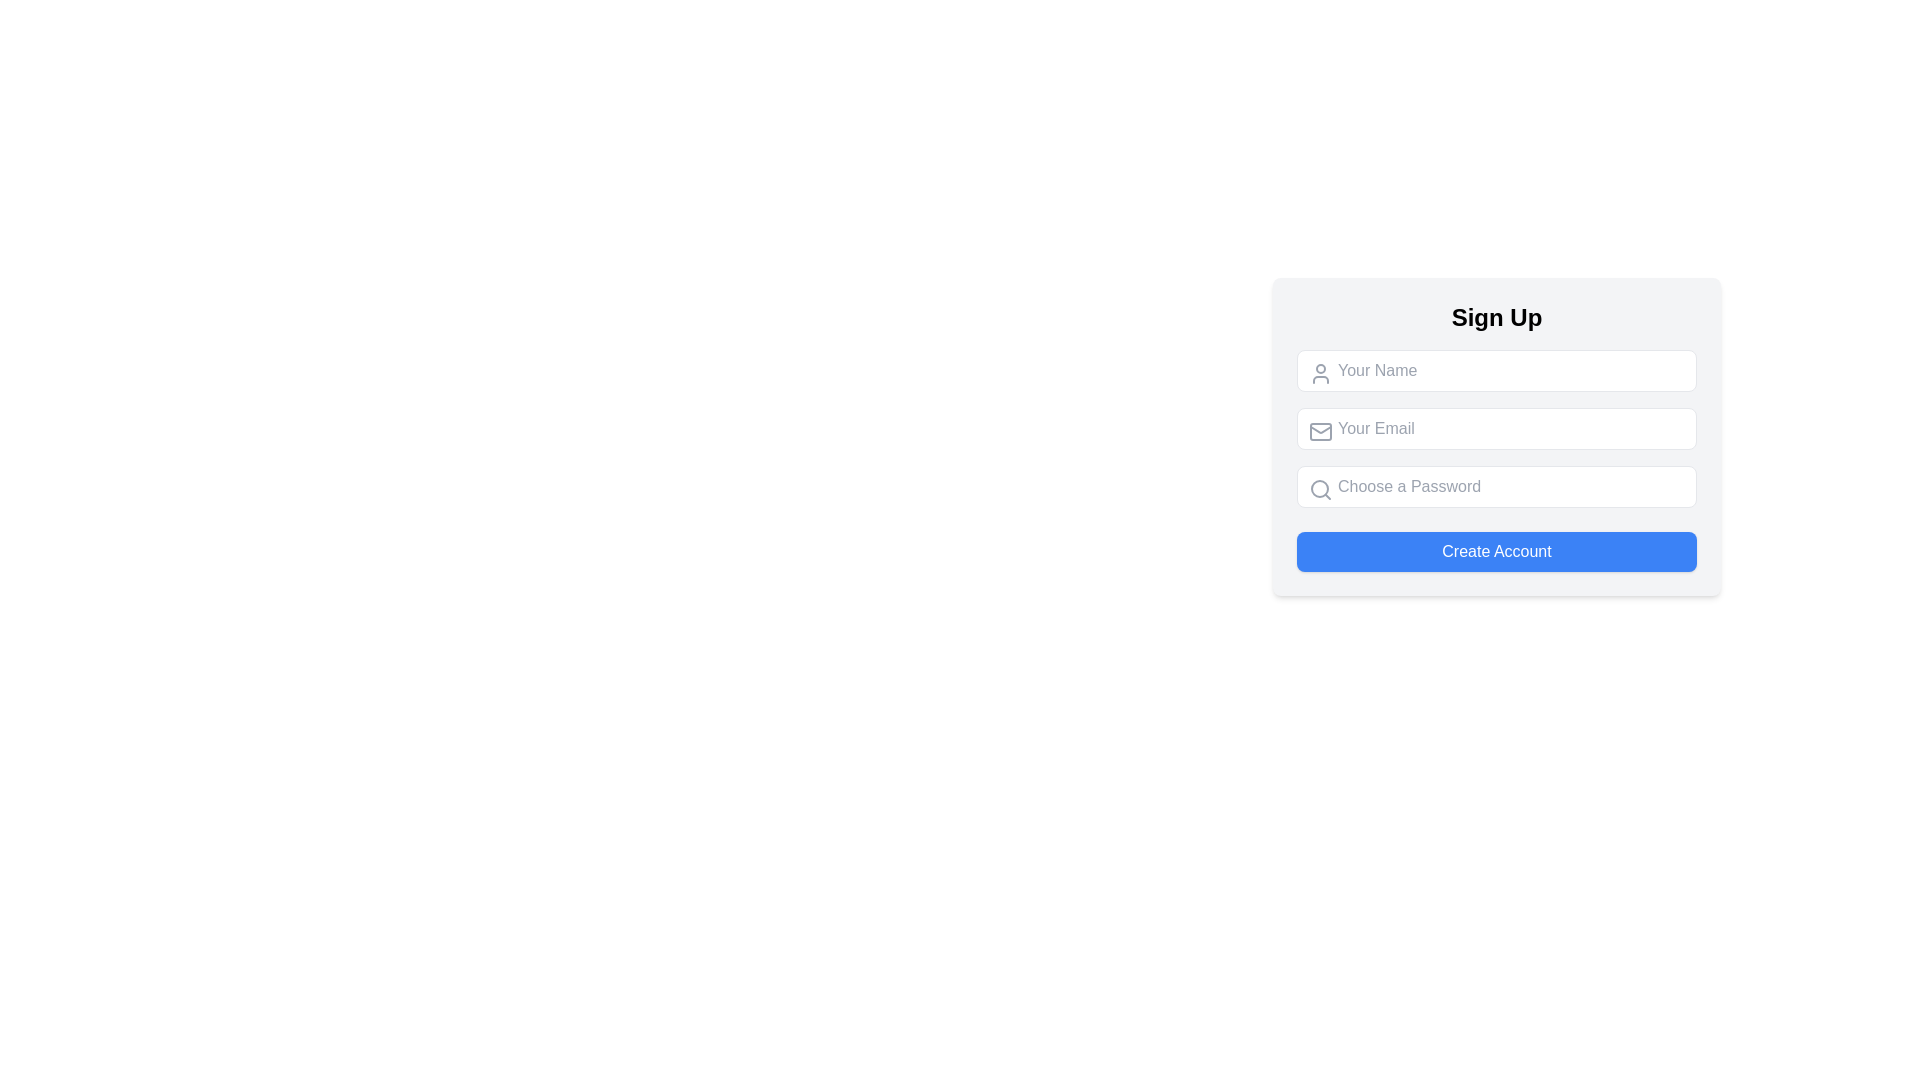 This screenshot has height=1080, width=1920. Describe the element at coordinates (1497, 551) in the screenshot. I see `the 'Create Account' button, which is a rounded button with white text on a blue background, located at the bottom of the 'Sign Up' form` at that location.